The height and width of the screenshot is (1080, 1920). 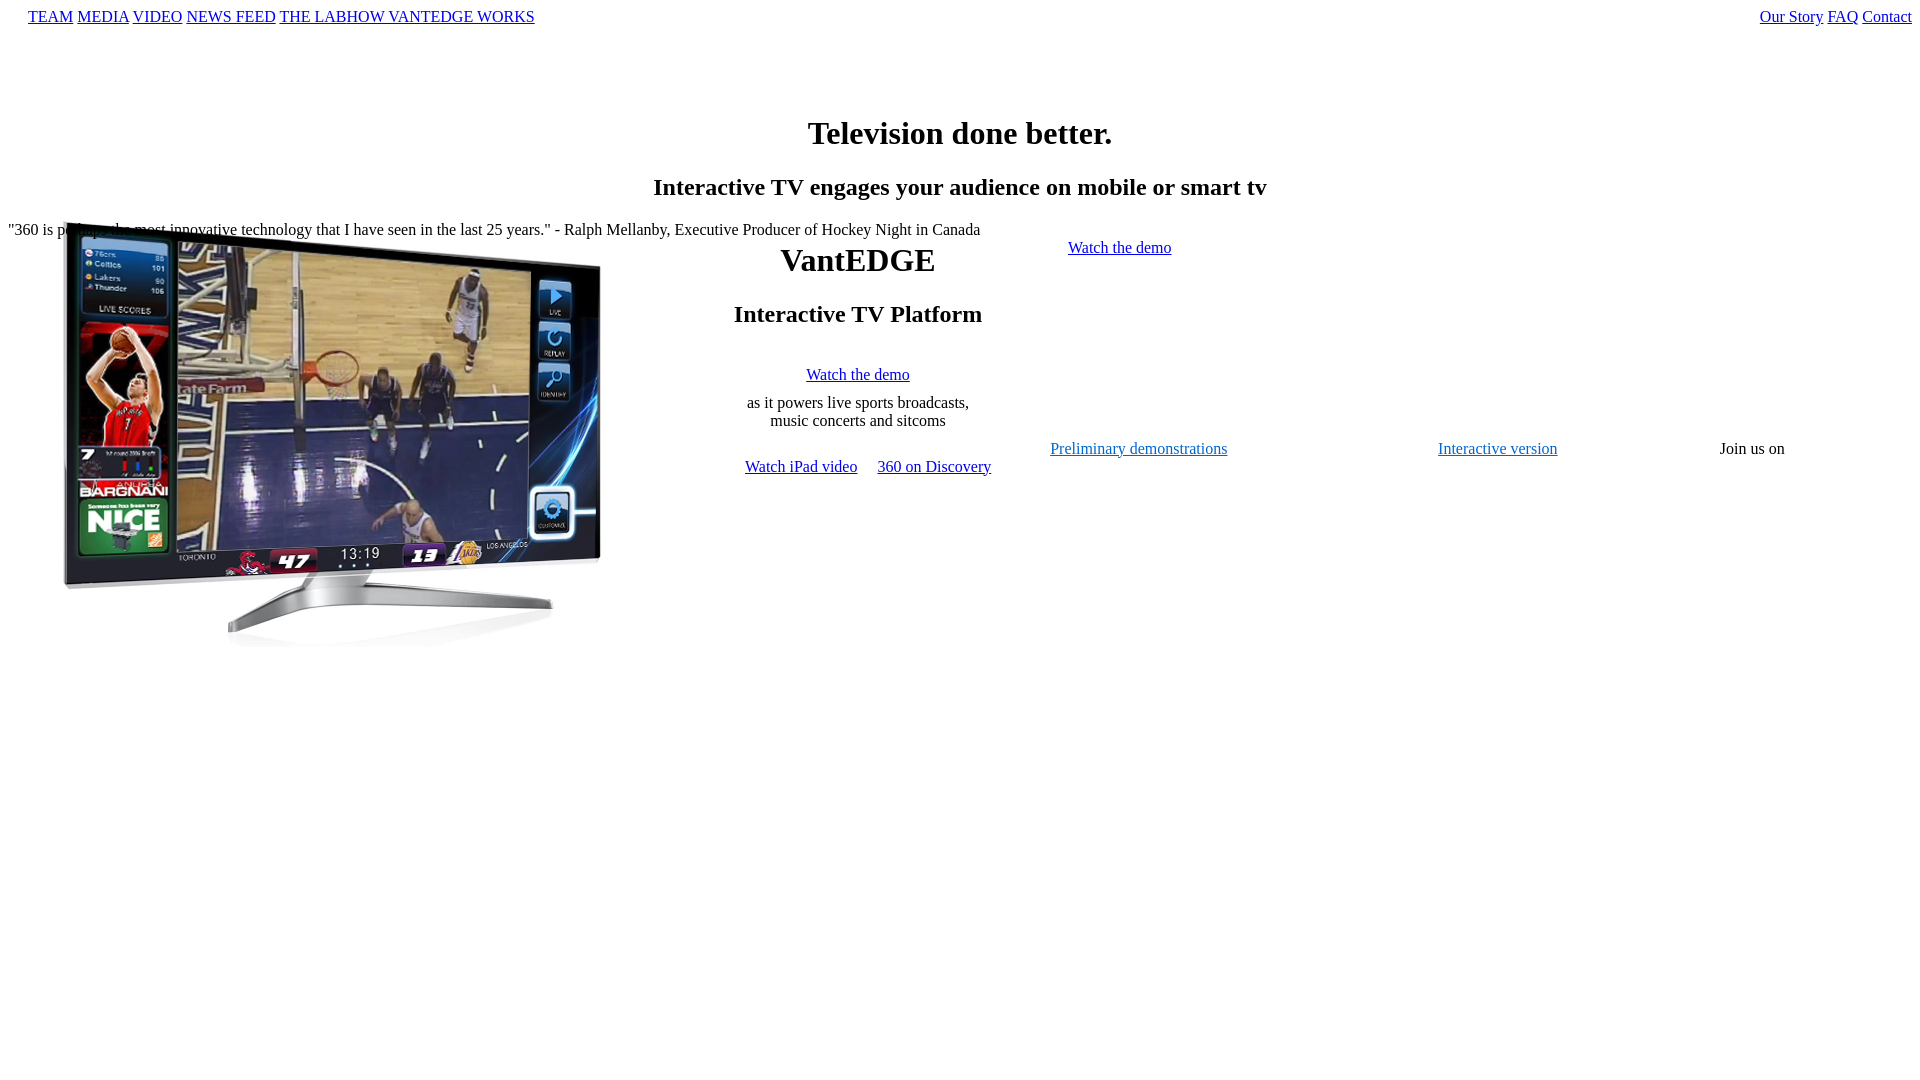 I want to click on 'Preliminary demonstrations', so click(x=1049, y=447).